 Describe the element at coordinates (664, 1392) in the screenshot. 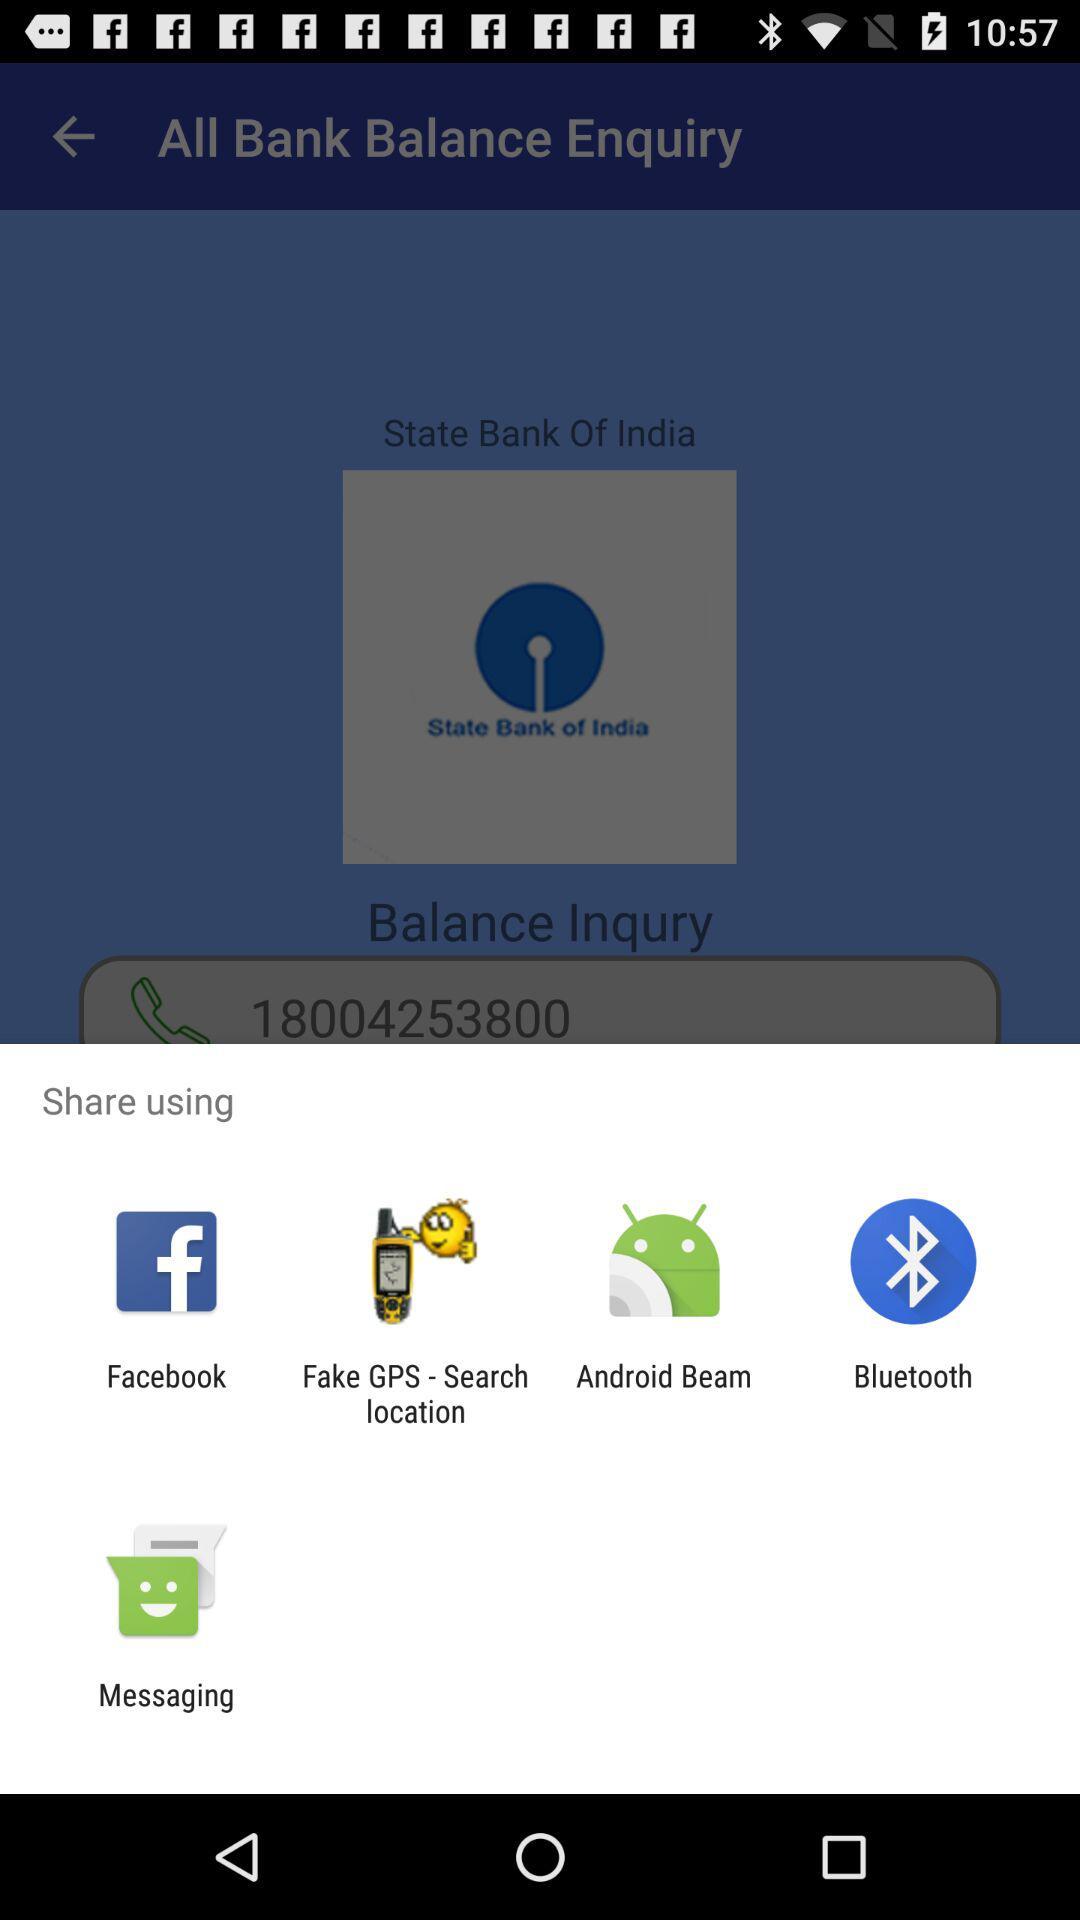

I see `icon next to the bluetooth item` at that location.